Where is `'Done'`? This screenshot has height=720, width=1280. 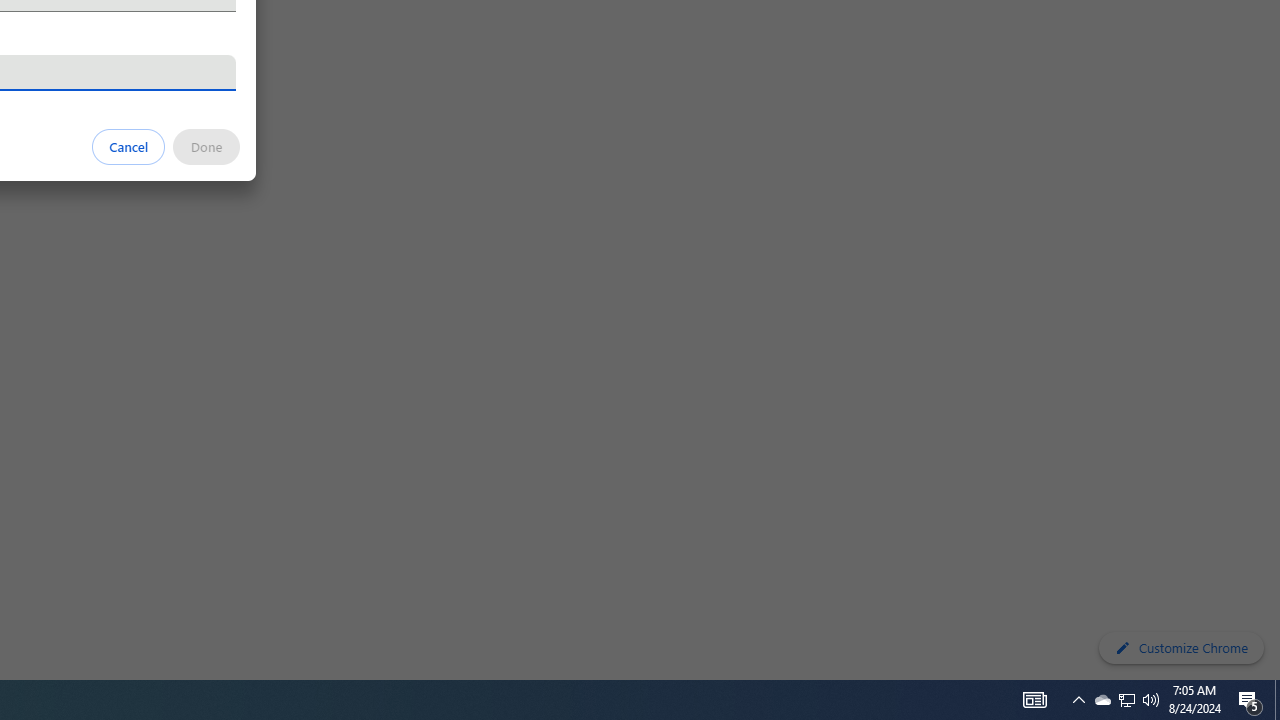 'Done' is located at coordinates (206, 145).